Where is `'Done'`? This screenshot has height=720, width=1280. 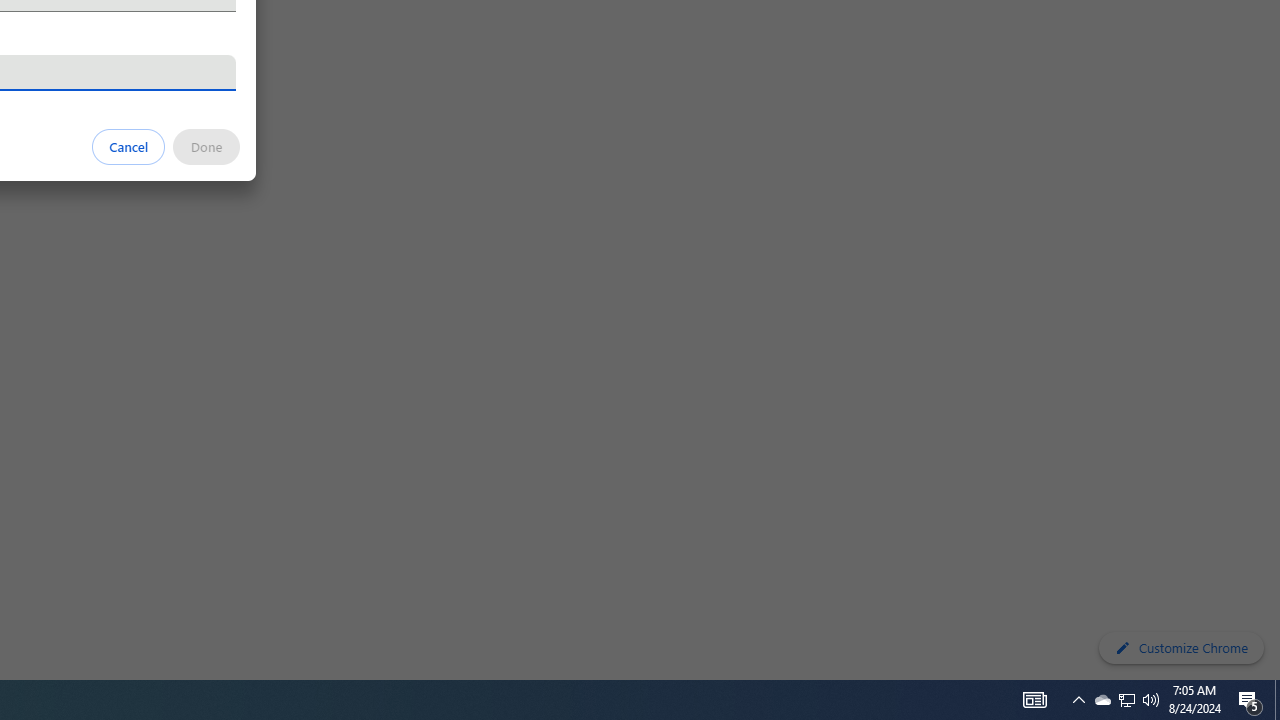 'Done' is located at coordinates (206, 145).